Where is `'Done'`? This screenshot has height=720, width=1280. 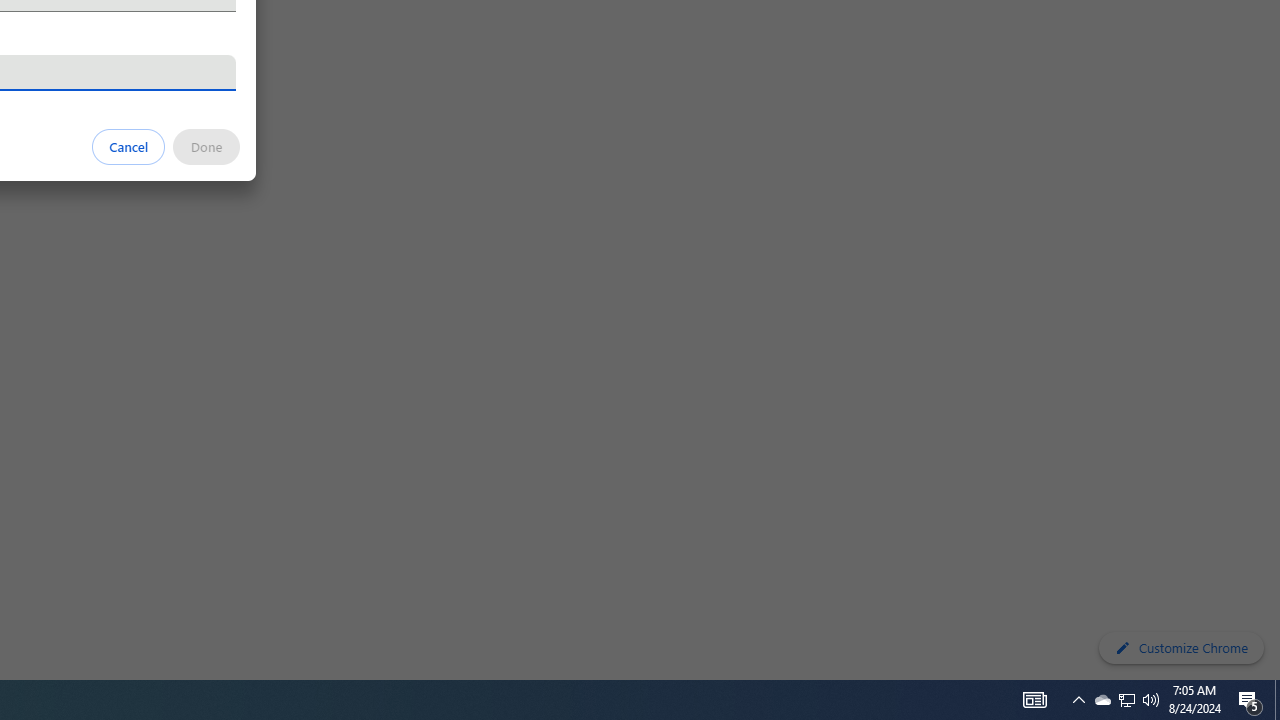 'Done' is located at coordinates (206, 145).